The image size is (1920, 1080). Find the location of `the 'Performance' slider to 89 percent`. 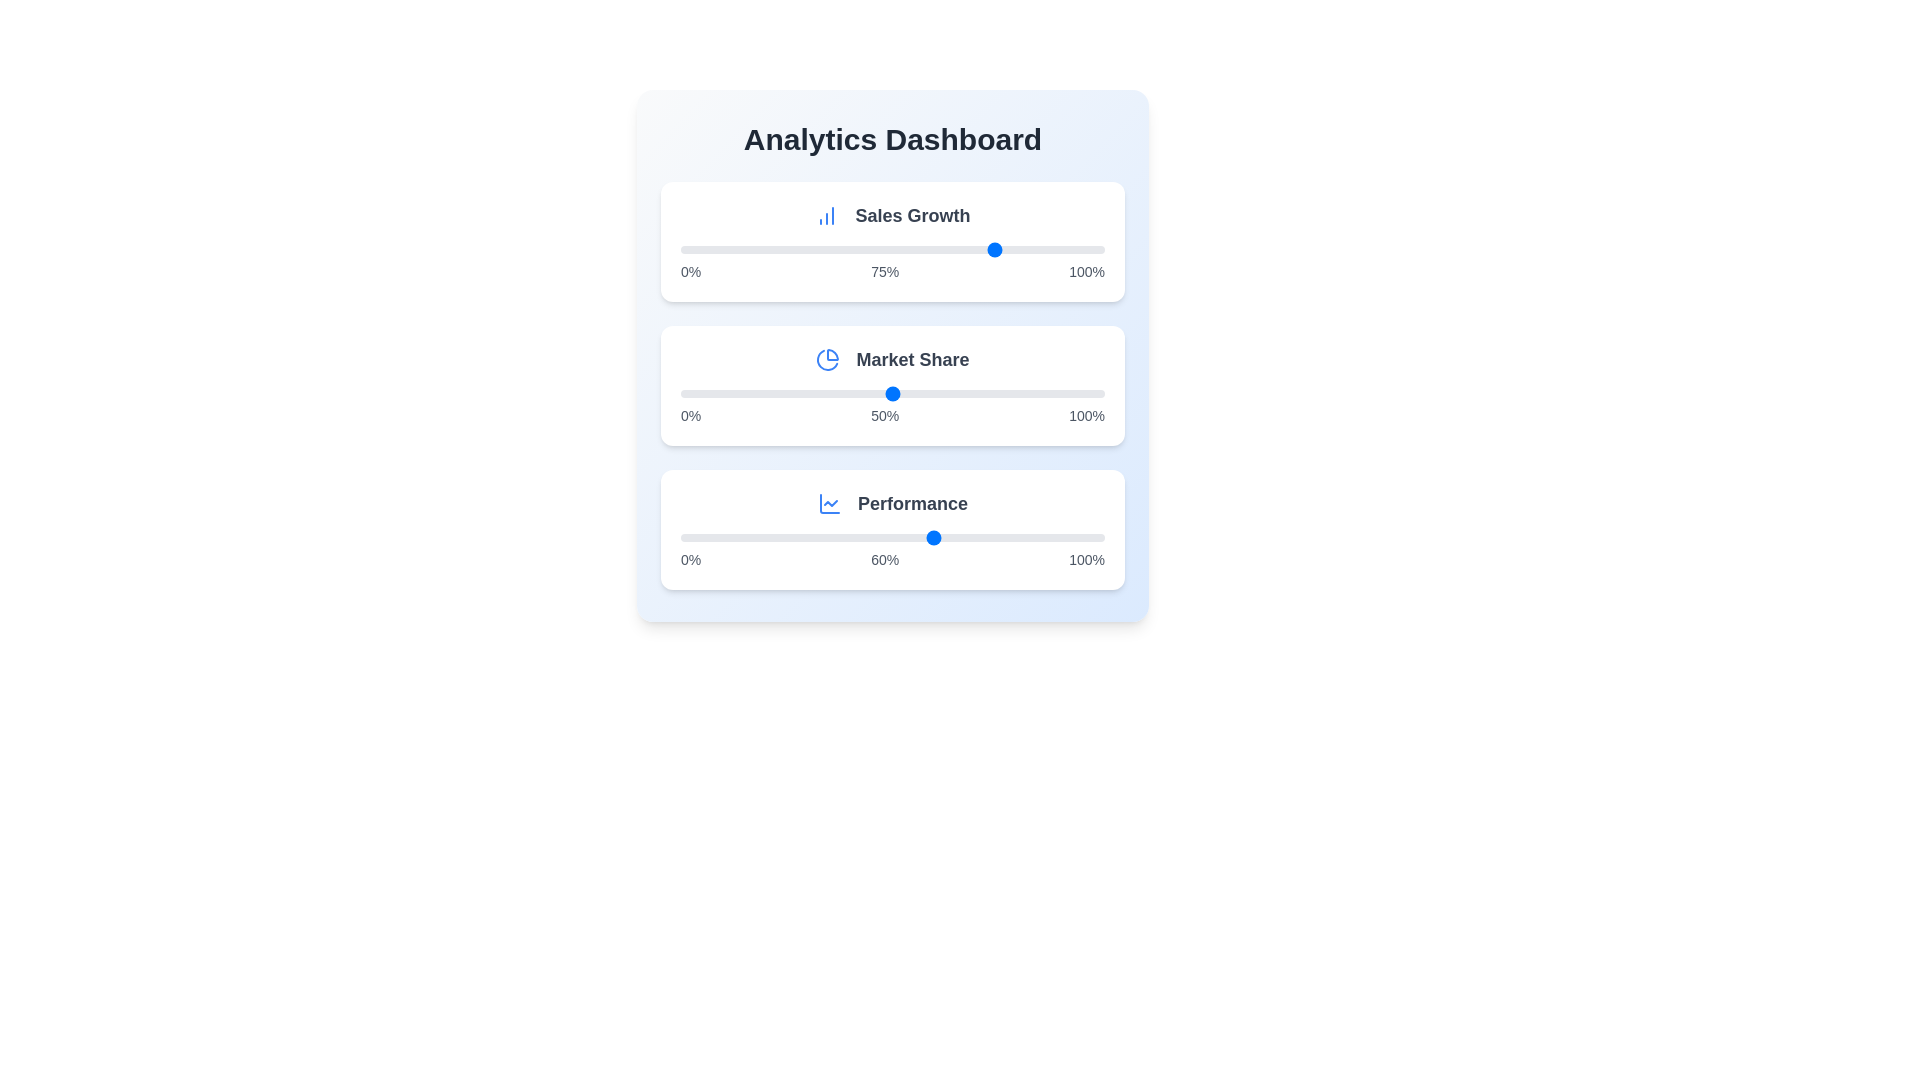

the 'Performance' slider to 89 percent is located at coordinates (1057, 536).